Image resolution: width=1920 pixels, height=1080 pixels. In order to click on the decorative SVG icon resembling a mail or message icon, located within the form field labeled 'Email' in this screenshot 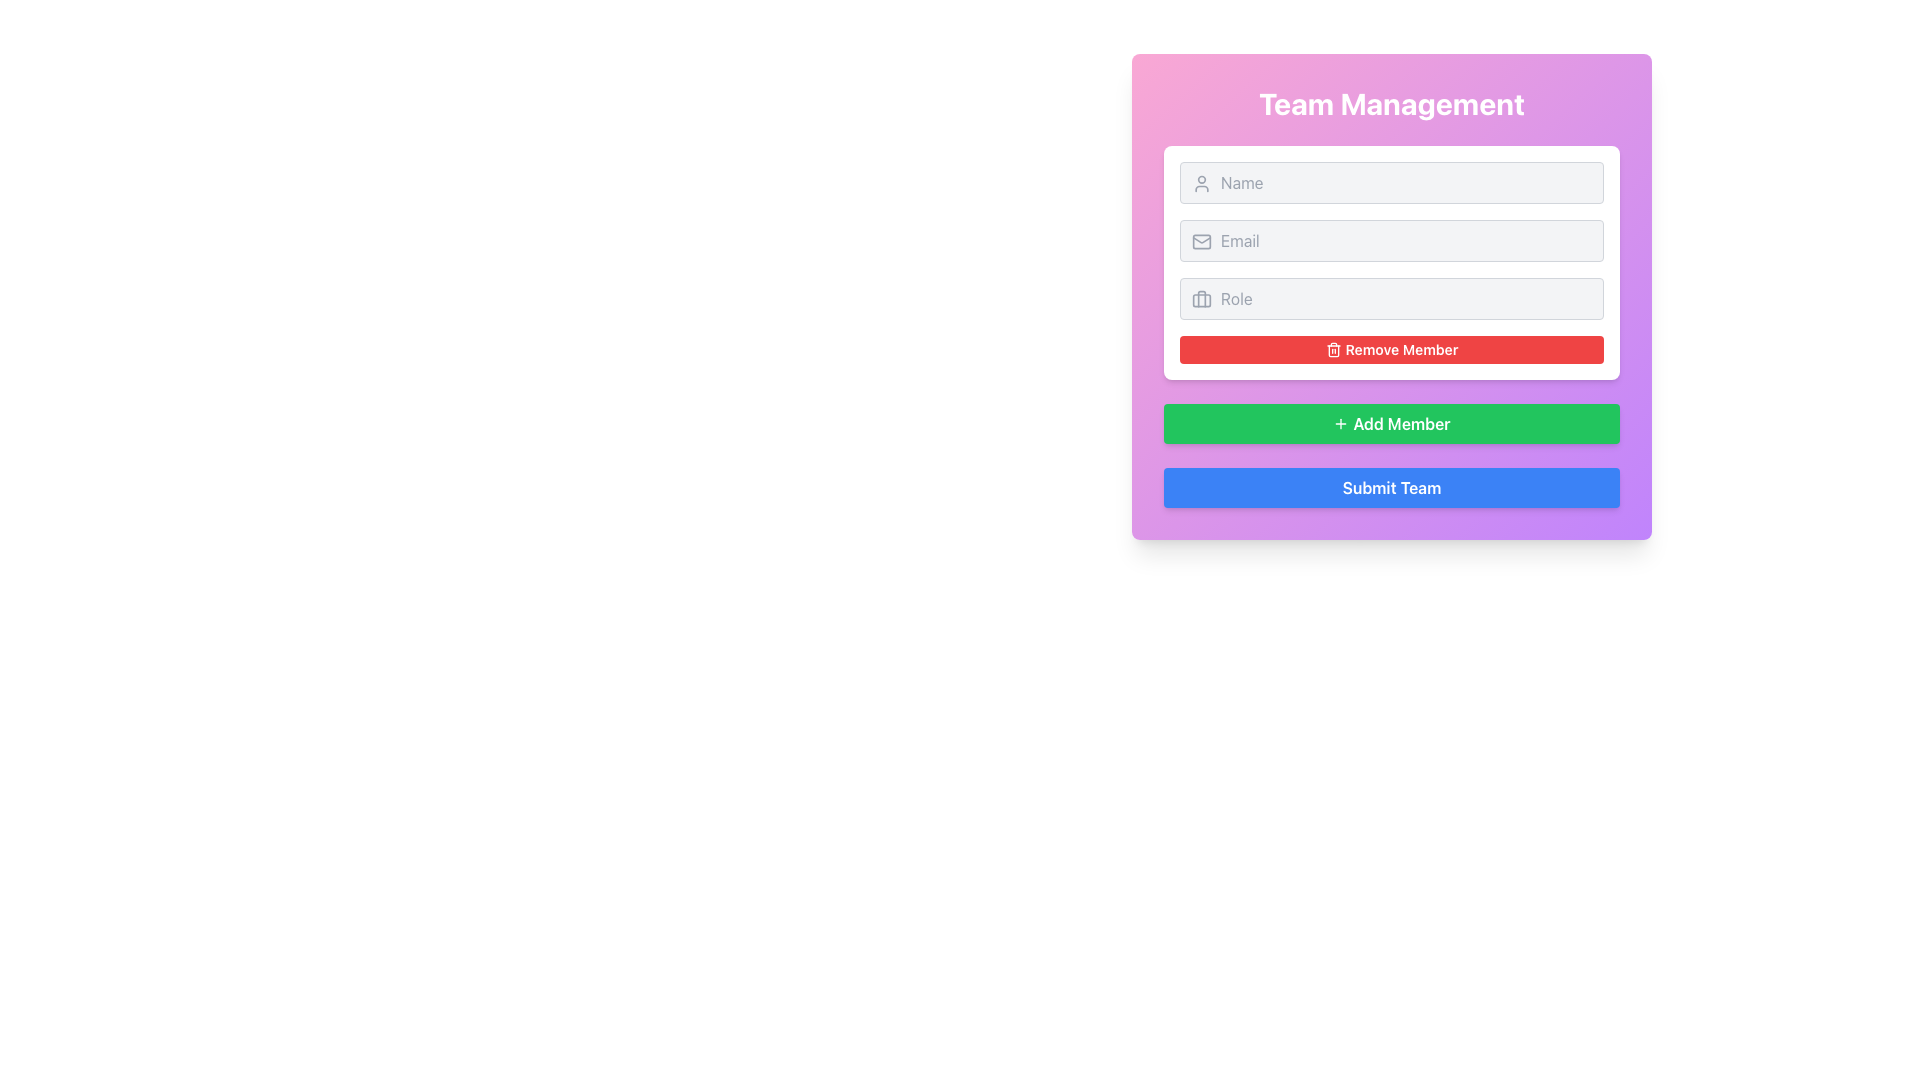, I will do `click(1200, 238)`.